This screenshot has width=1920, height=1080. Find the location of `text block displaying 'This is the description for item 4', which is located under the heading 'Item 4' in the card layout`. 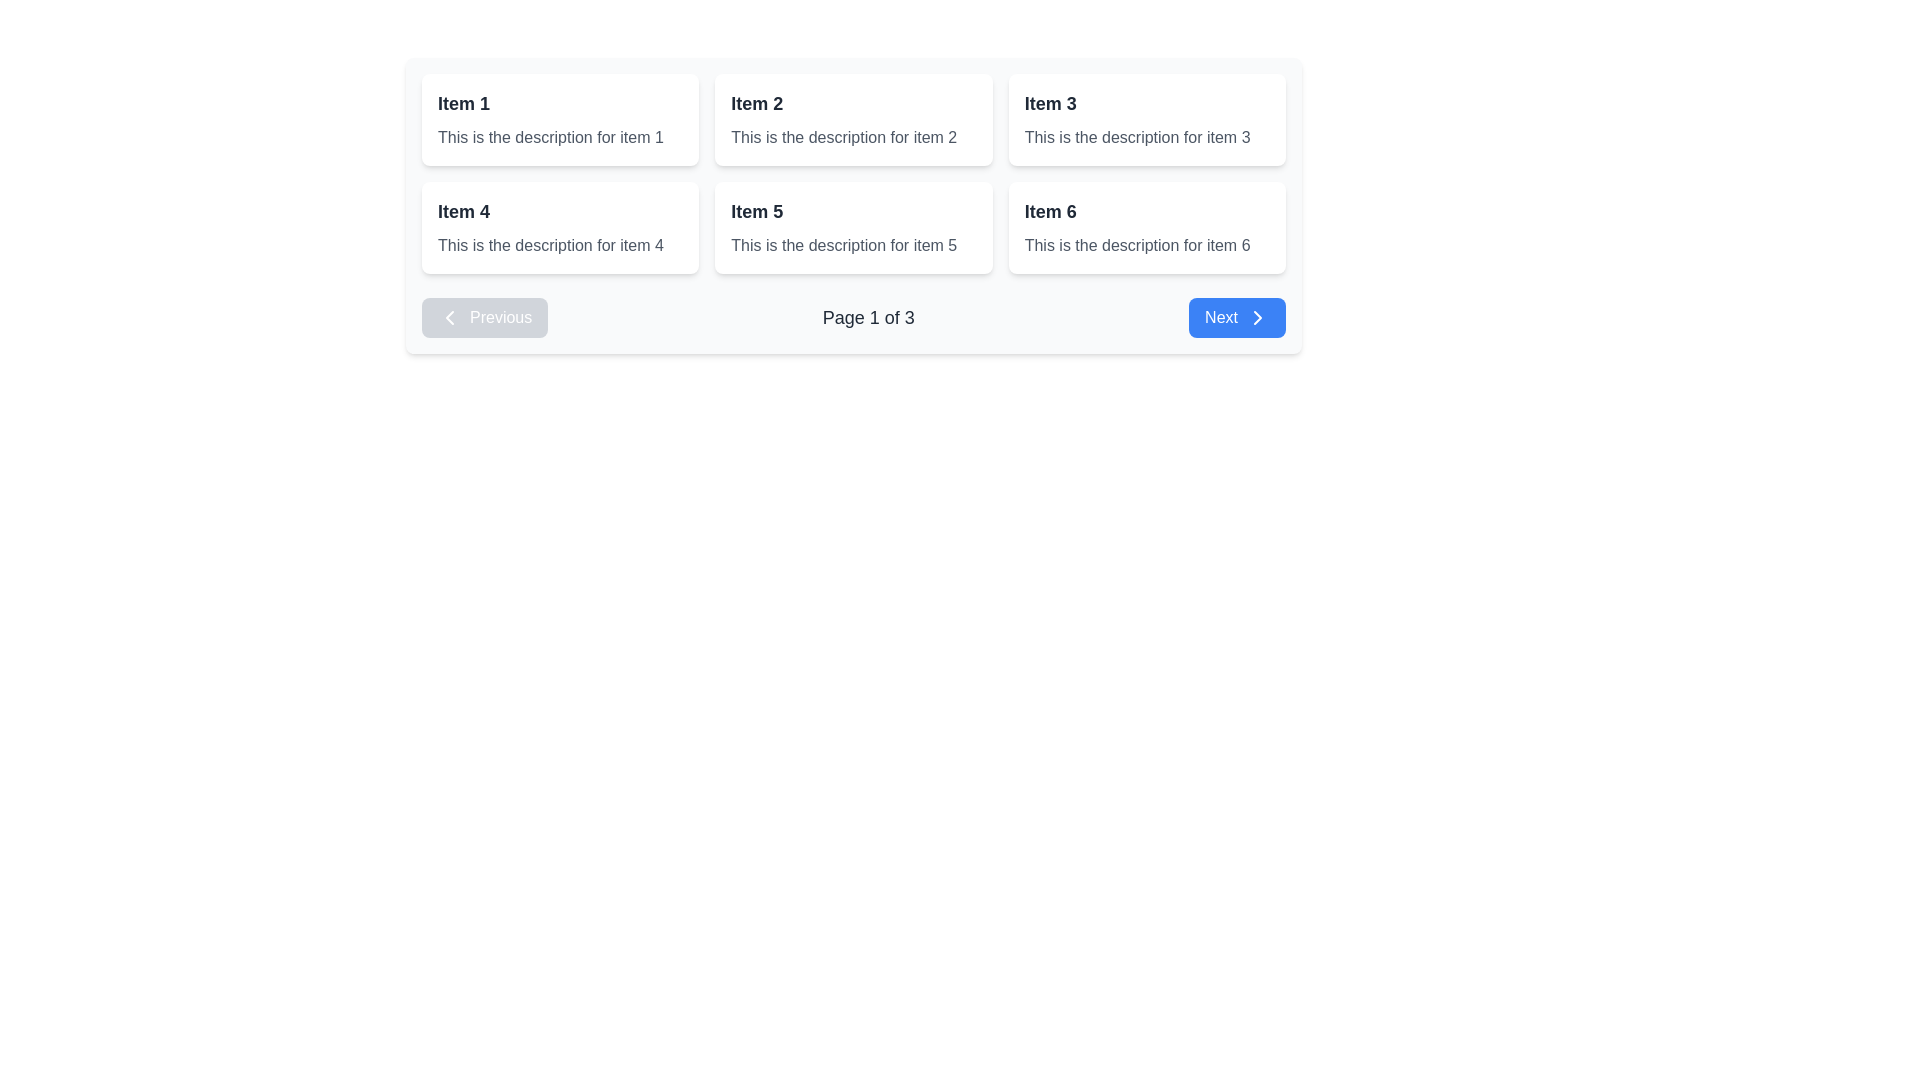

text block displaying 'This is the description for item 4', which is located under the heading 'Item 4' in the card layout is located at coordinates (550, 245).